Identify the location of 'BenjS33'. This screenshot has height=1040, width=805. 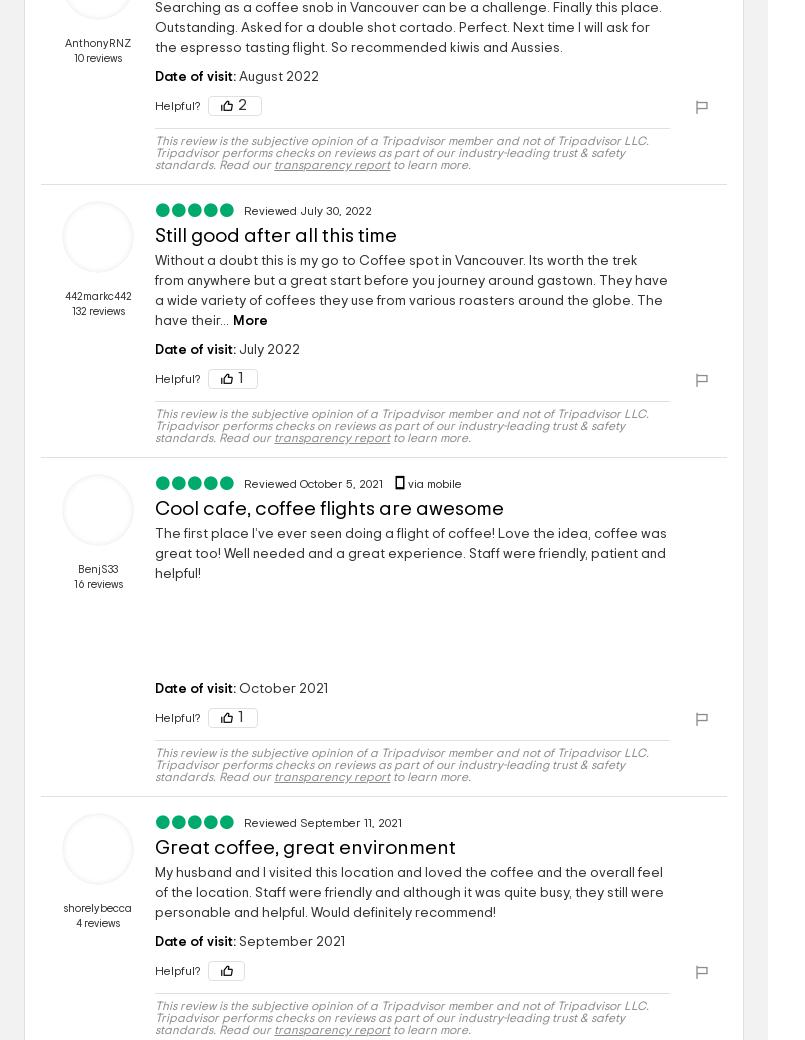
(96, 568).